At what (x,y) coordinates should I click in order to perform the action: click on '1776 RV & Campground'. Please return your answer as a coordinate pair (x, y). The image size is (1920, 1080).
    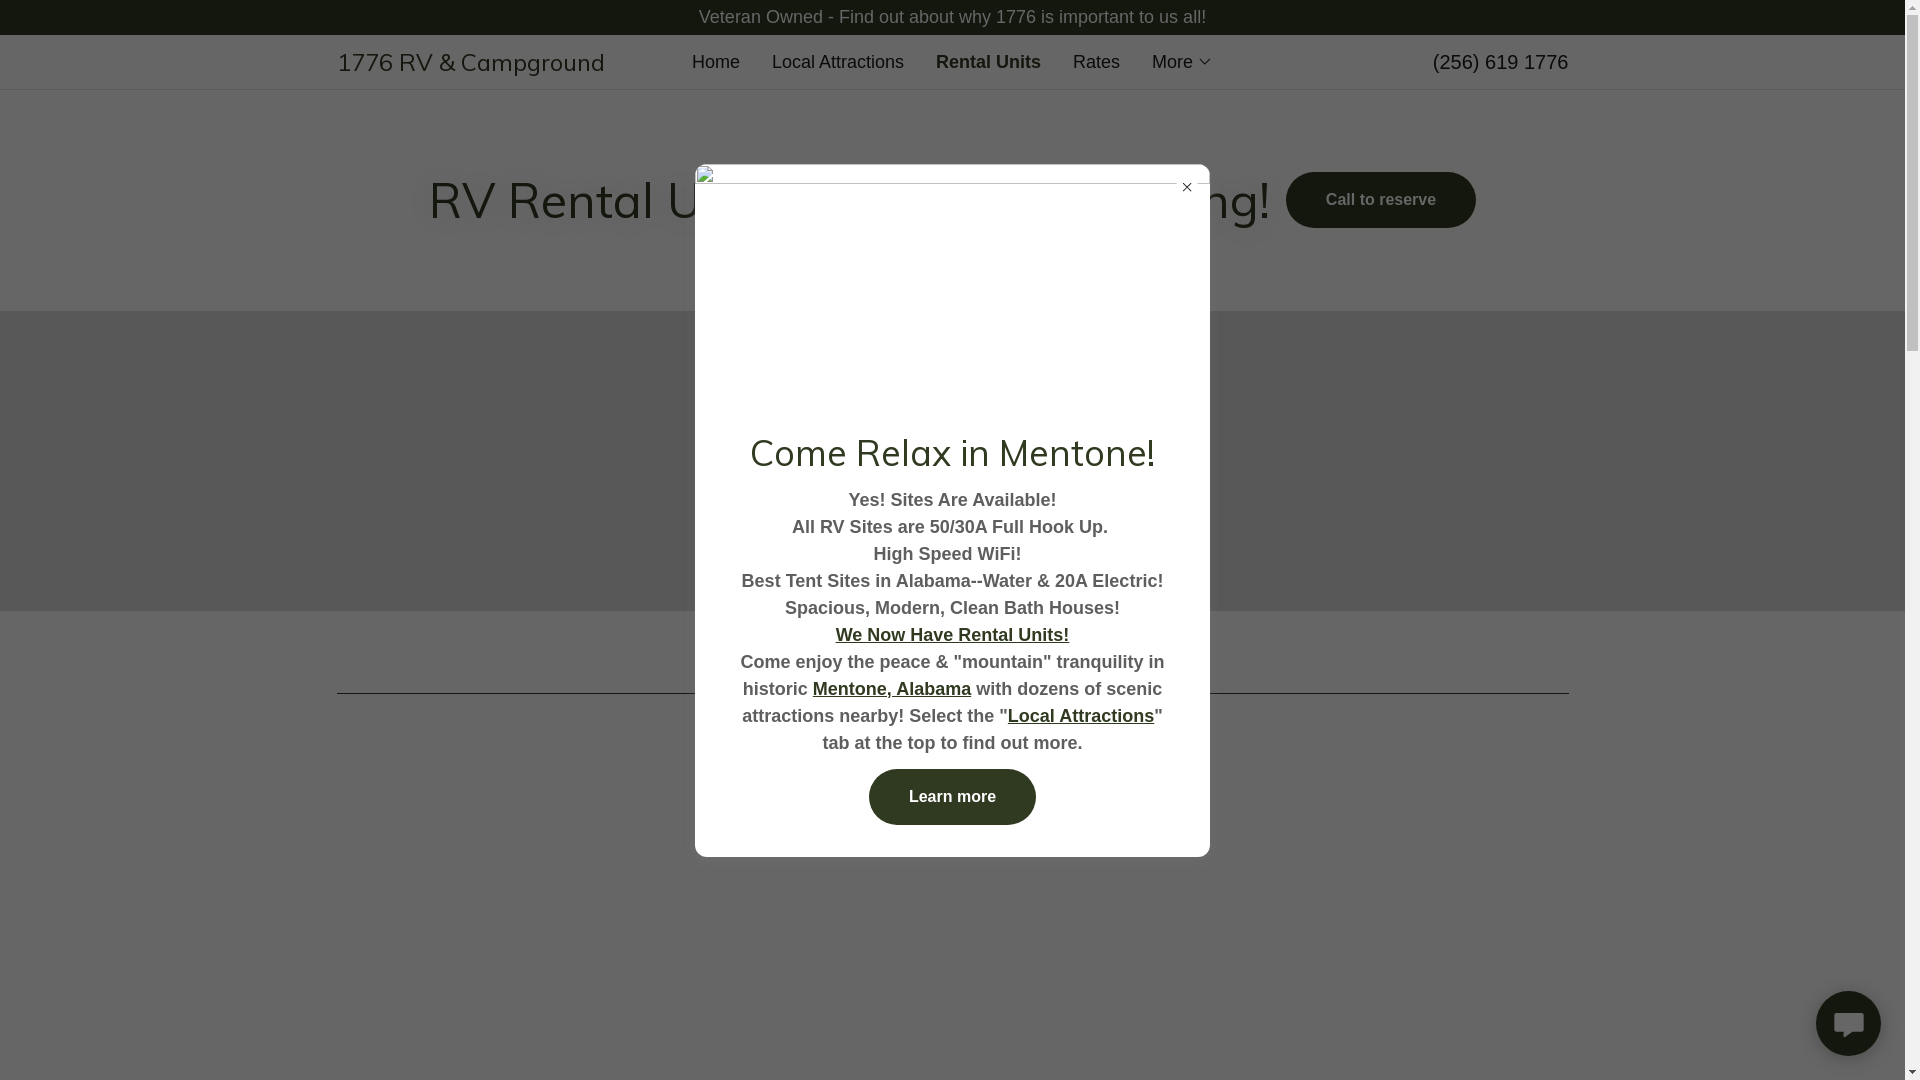
    Looking at the image, I should click on (336, 64).